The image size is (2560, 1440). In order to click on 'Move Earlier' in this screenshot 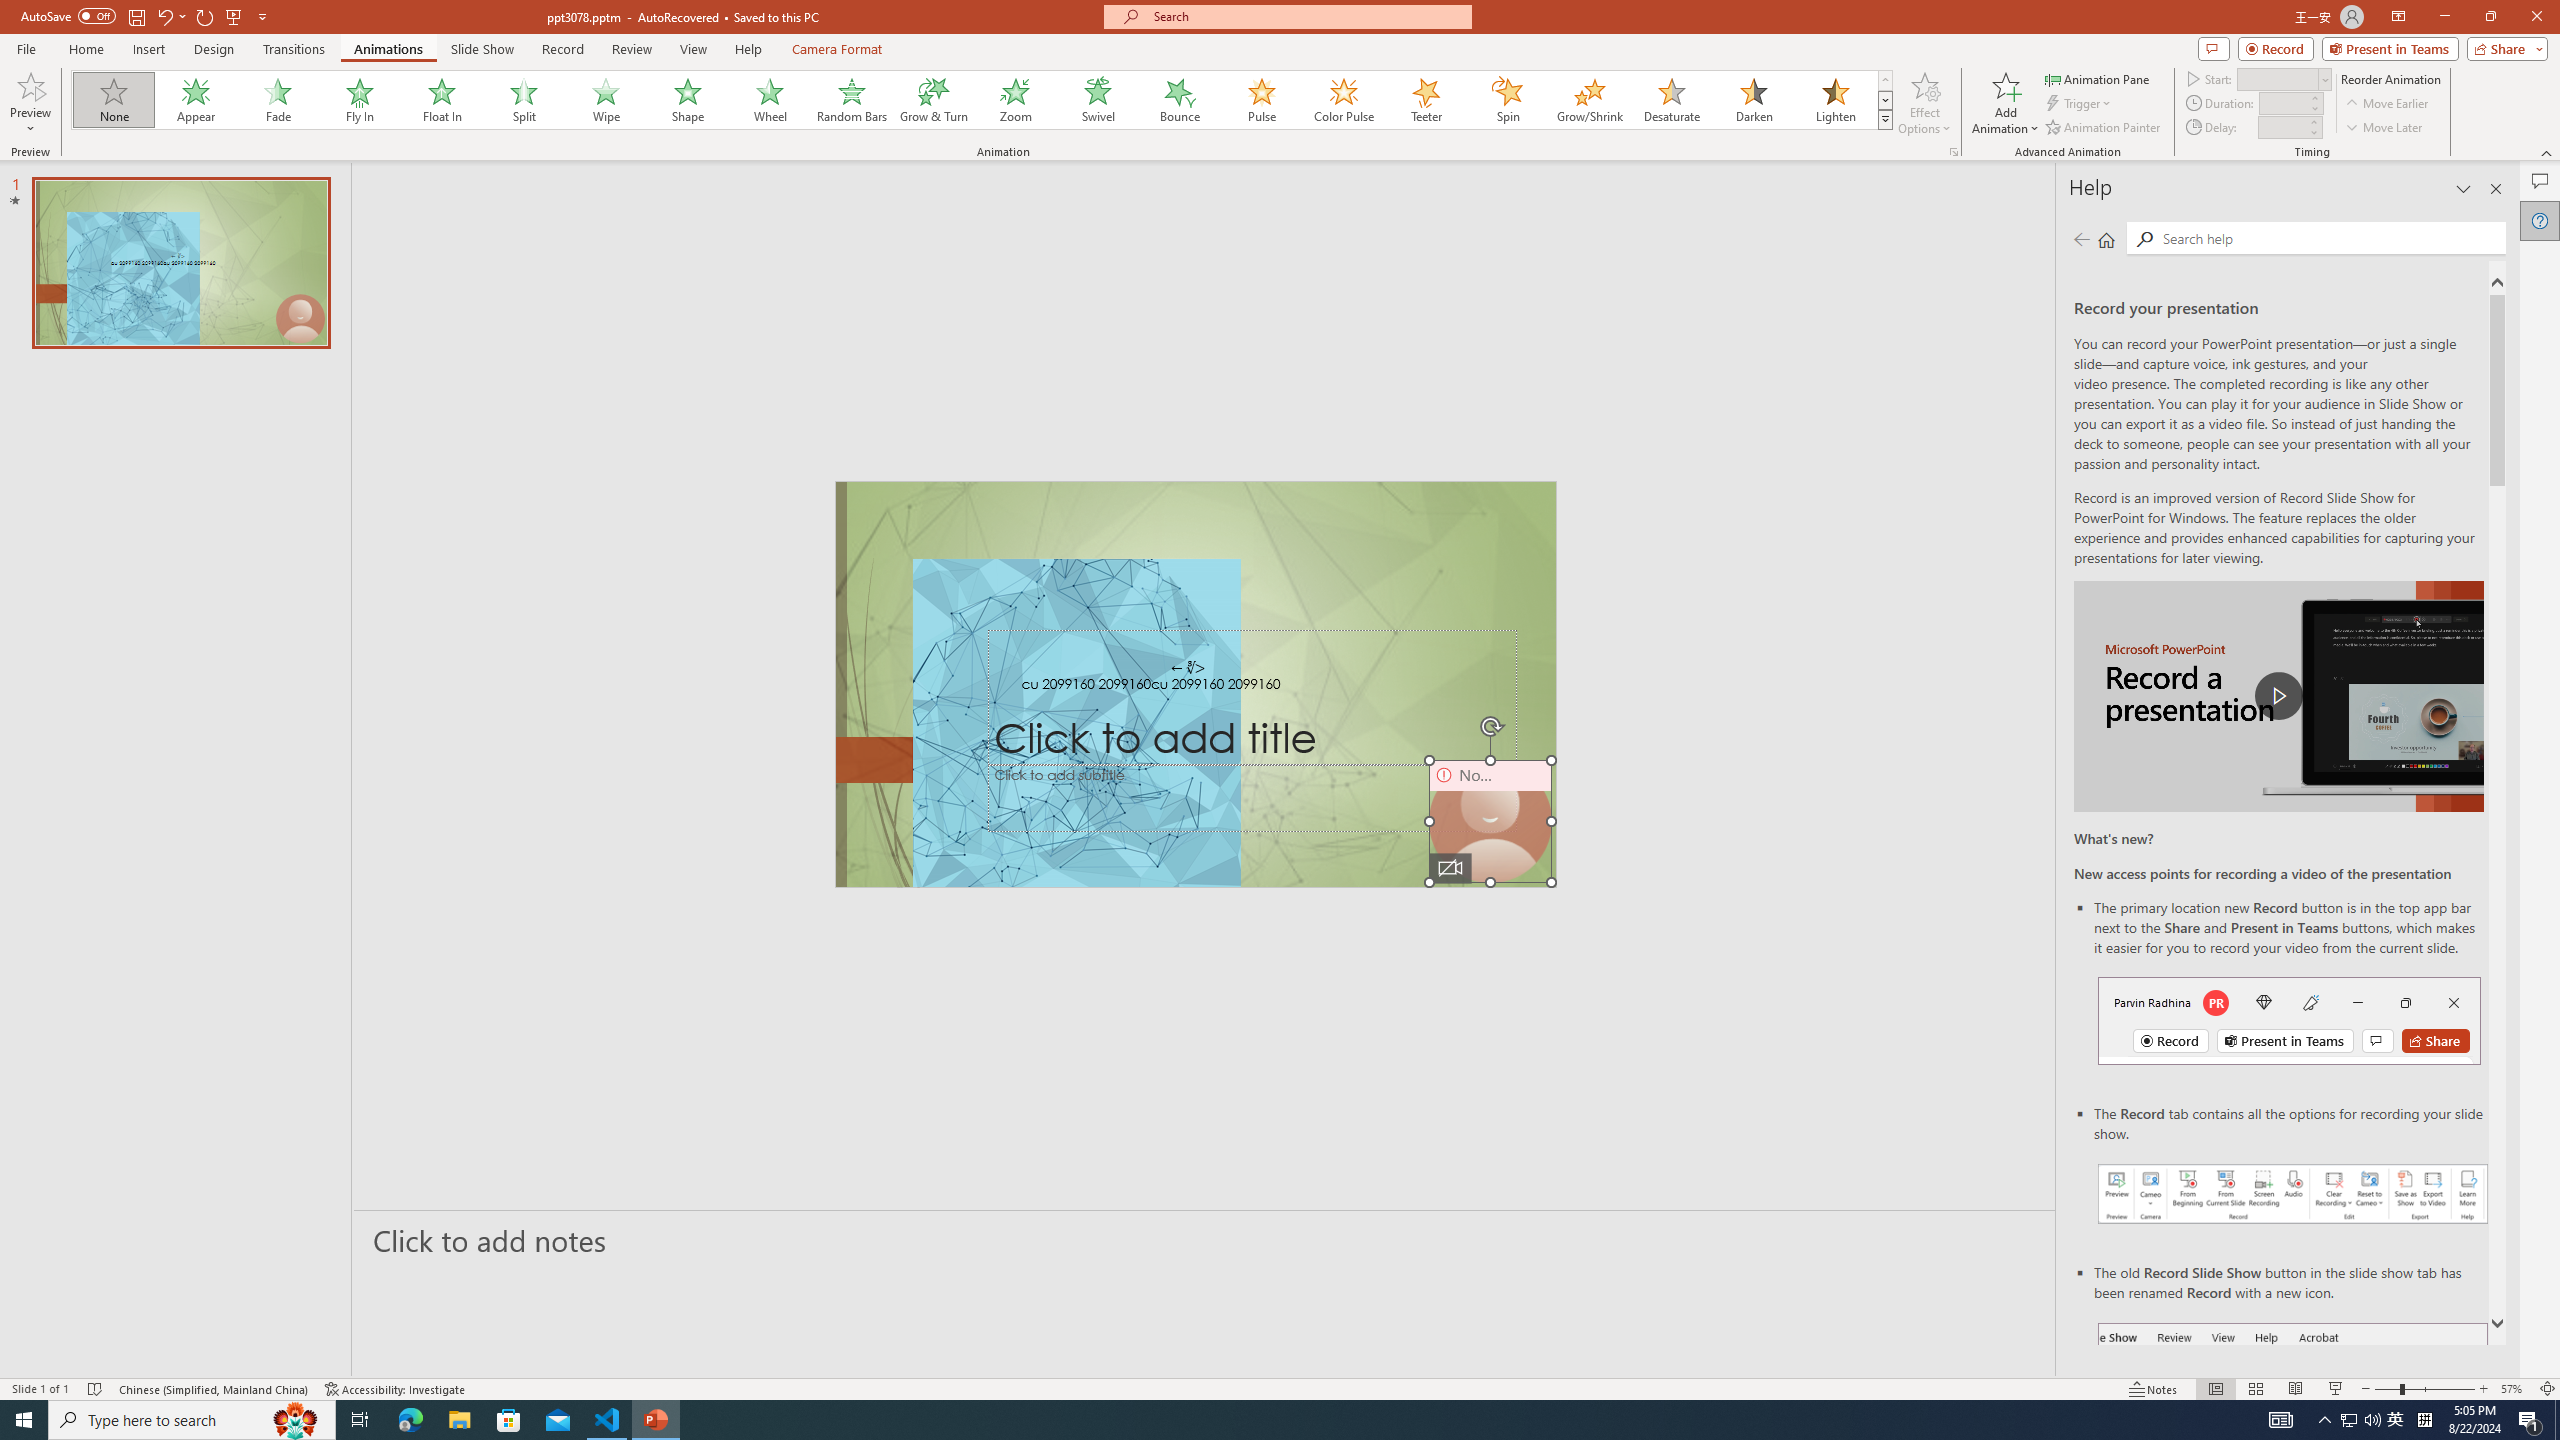, I will do `click(2386, 103)`.